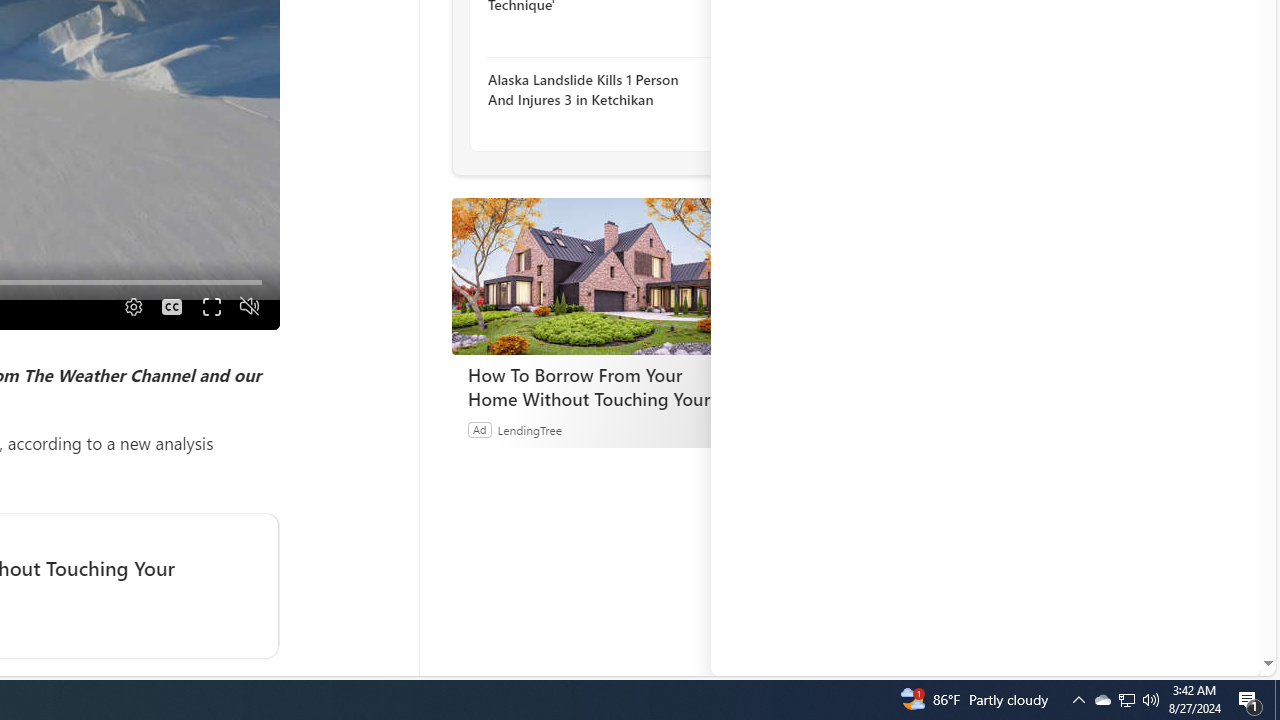 The height and width of the screenshot is (720, 1280). Describe the element at coordinates (600, 387) in the screenshot. I see `'How To Borrow From Your Home Without Touching Your Mortgage'` at that location.